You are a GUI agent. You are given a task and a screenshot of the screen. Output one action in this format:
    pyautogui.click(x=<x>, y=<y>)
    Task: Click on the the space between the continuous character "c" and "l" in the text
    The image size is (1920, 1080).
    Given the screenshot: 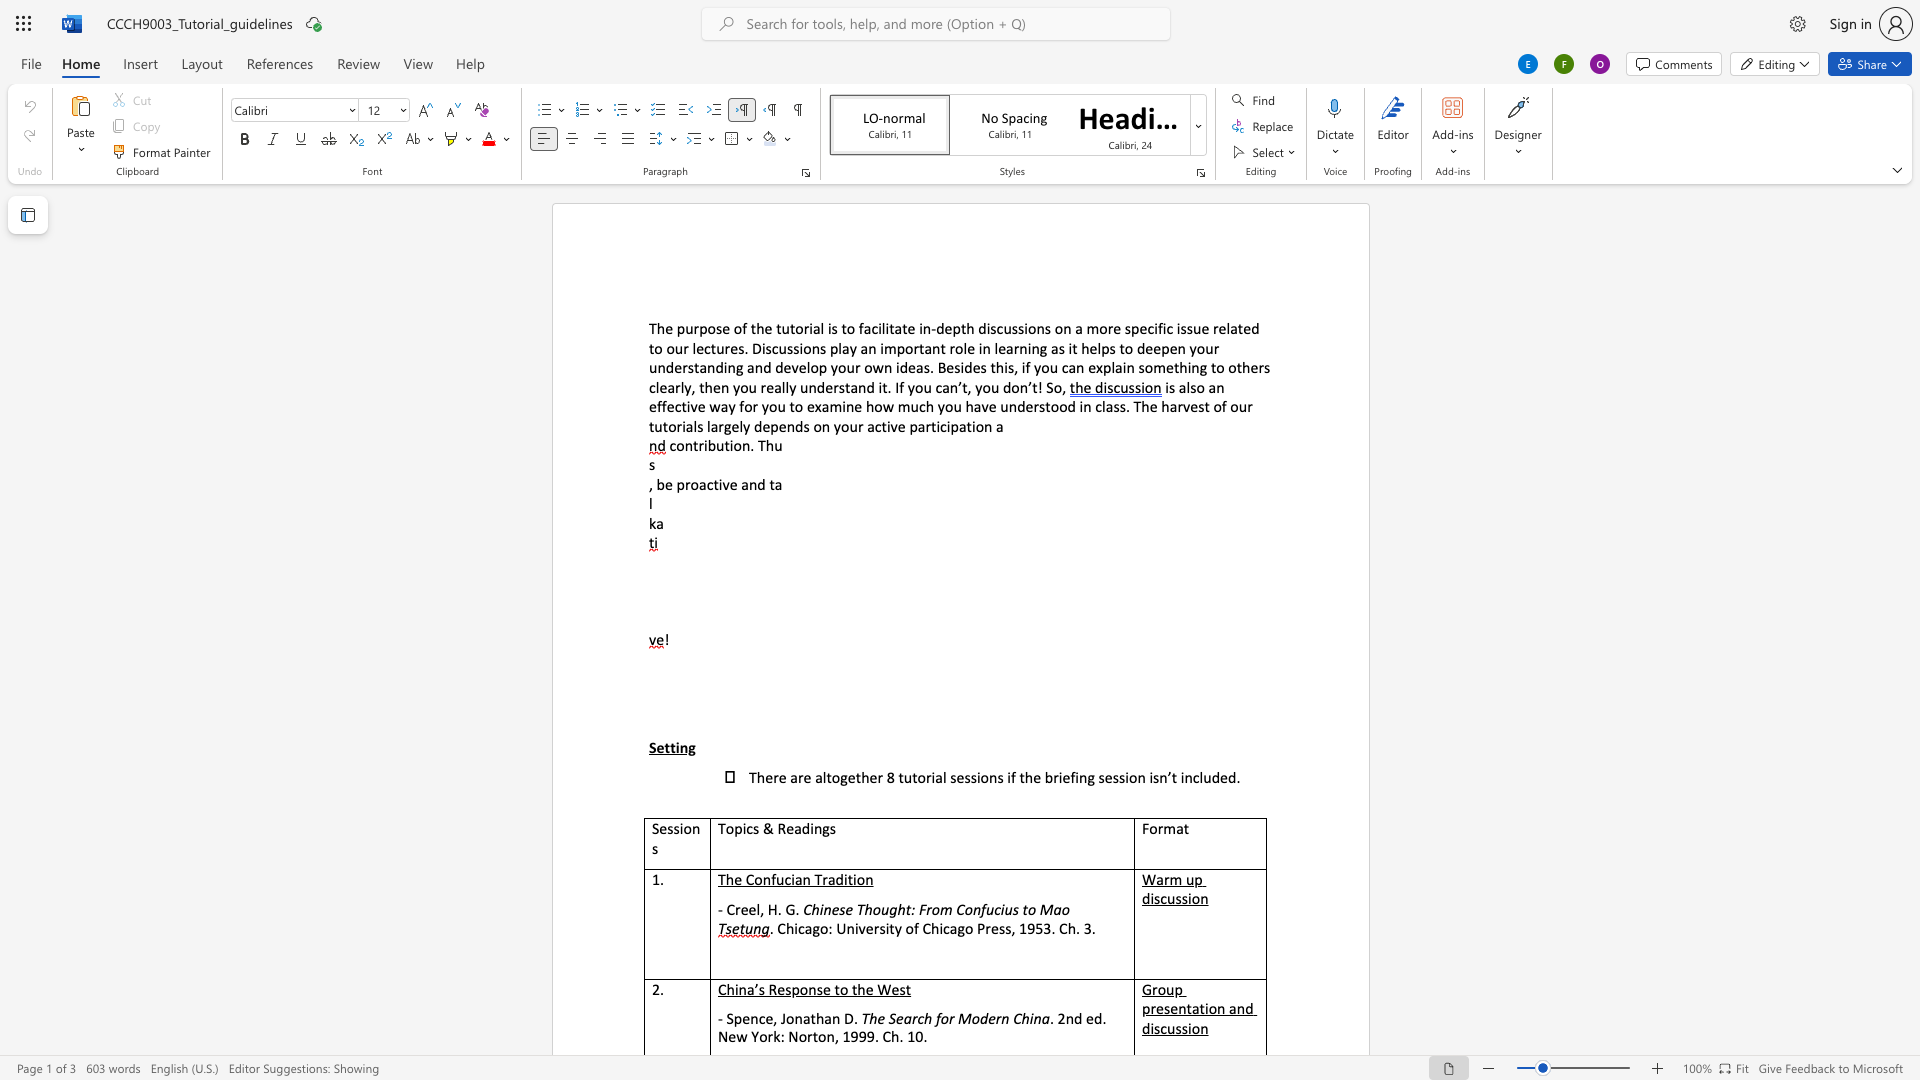 What is the action you would take?
    pyautogui.click(x=1198, y=776)
    